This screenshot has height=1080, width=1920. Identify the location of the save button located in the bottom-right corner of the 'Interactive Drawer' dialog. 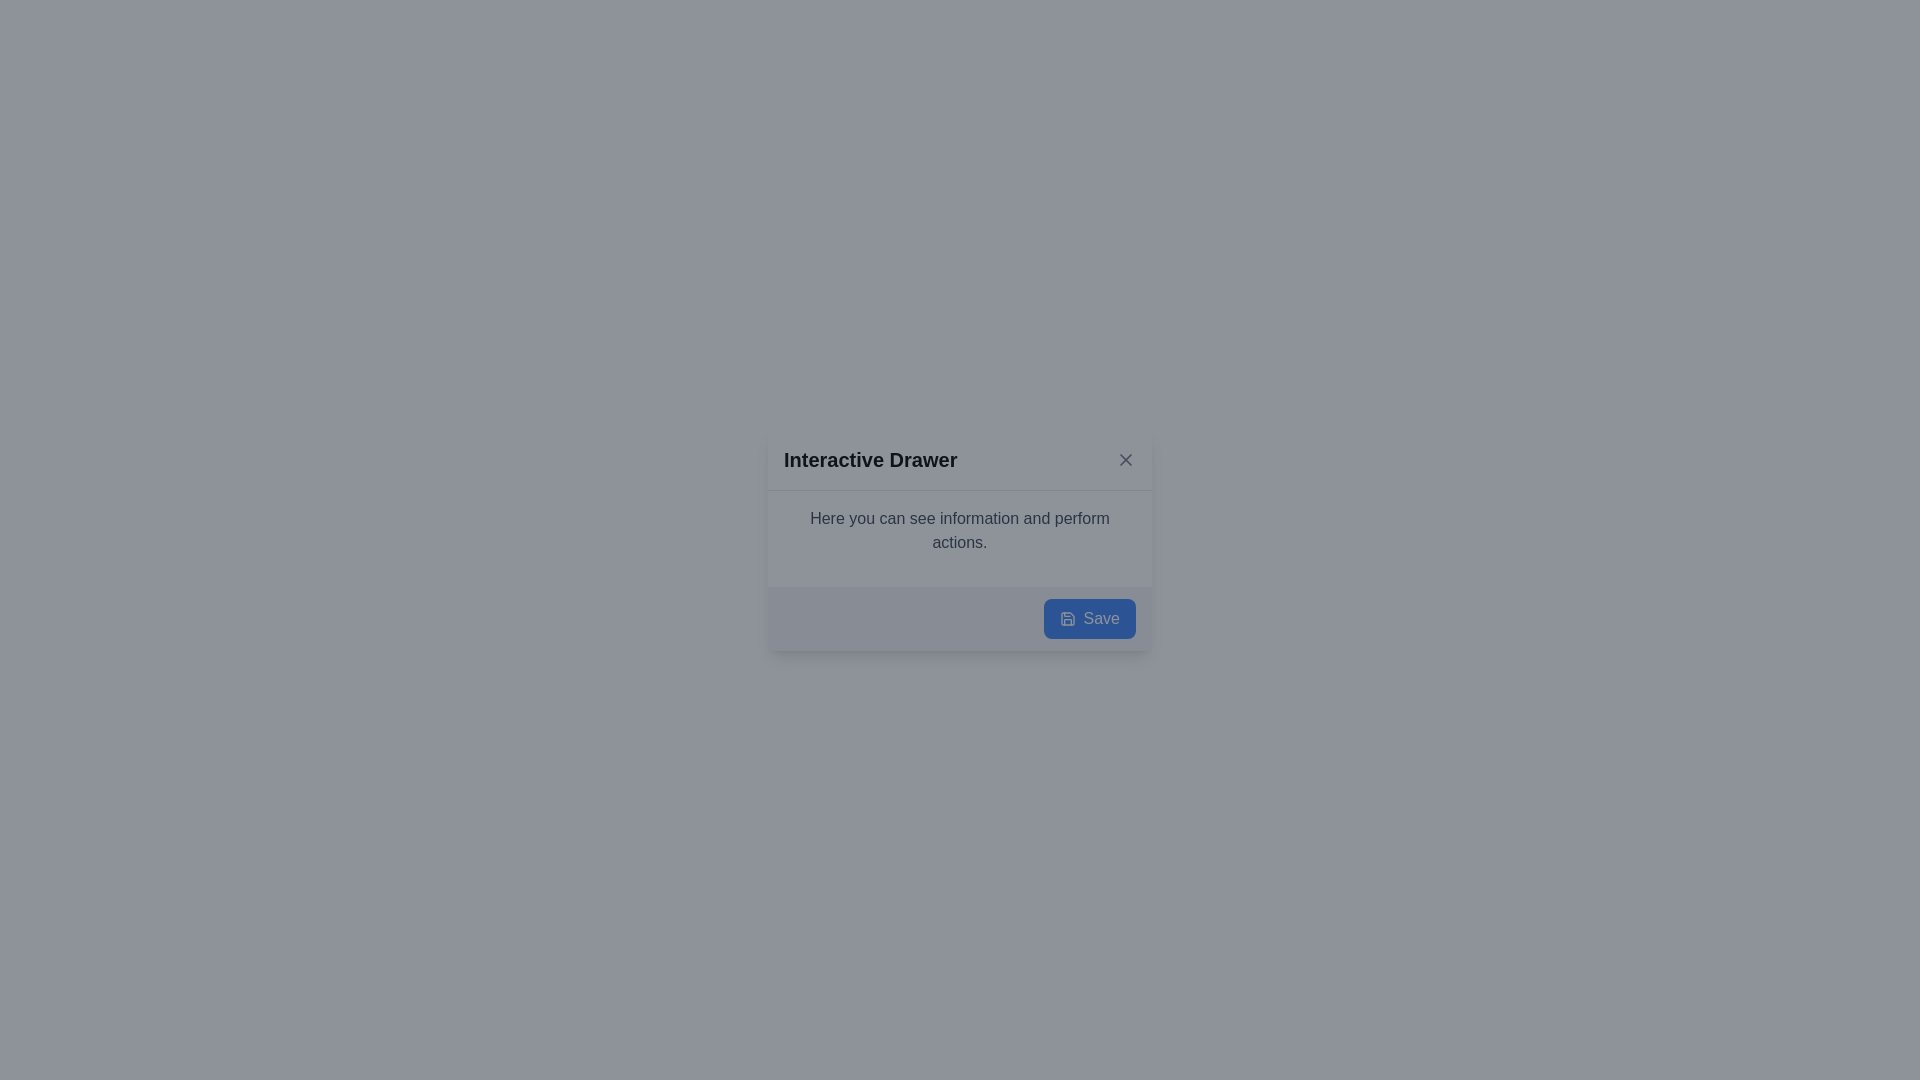
(1088, 617).